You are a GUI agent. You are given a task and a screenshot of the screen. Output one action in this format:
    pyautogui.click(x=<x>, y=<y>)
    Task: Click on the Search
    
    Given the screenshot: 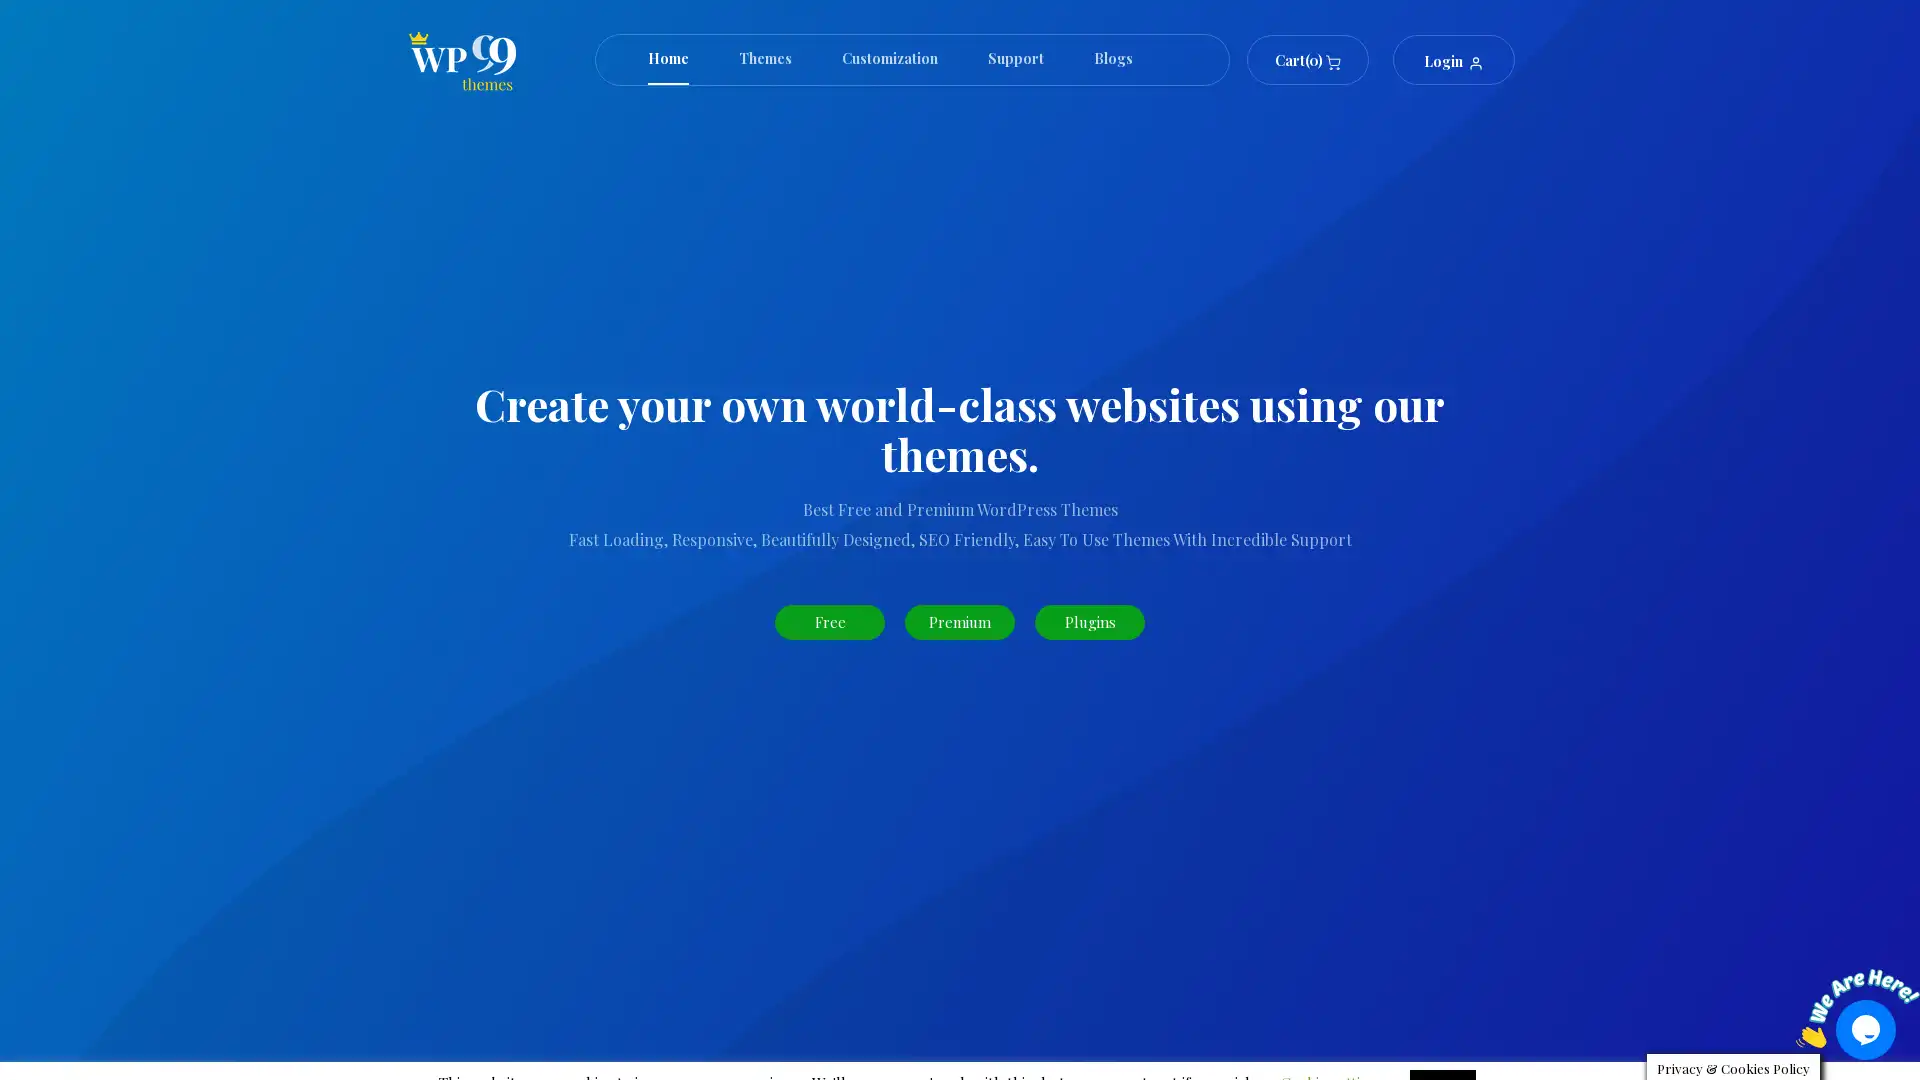 What is the action you would take?
    pyautogui.click(x=1295, y=705)
    